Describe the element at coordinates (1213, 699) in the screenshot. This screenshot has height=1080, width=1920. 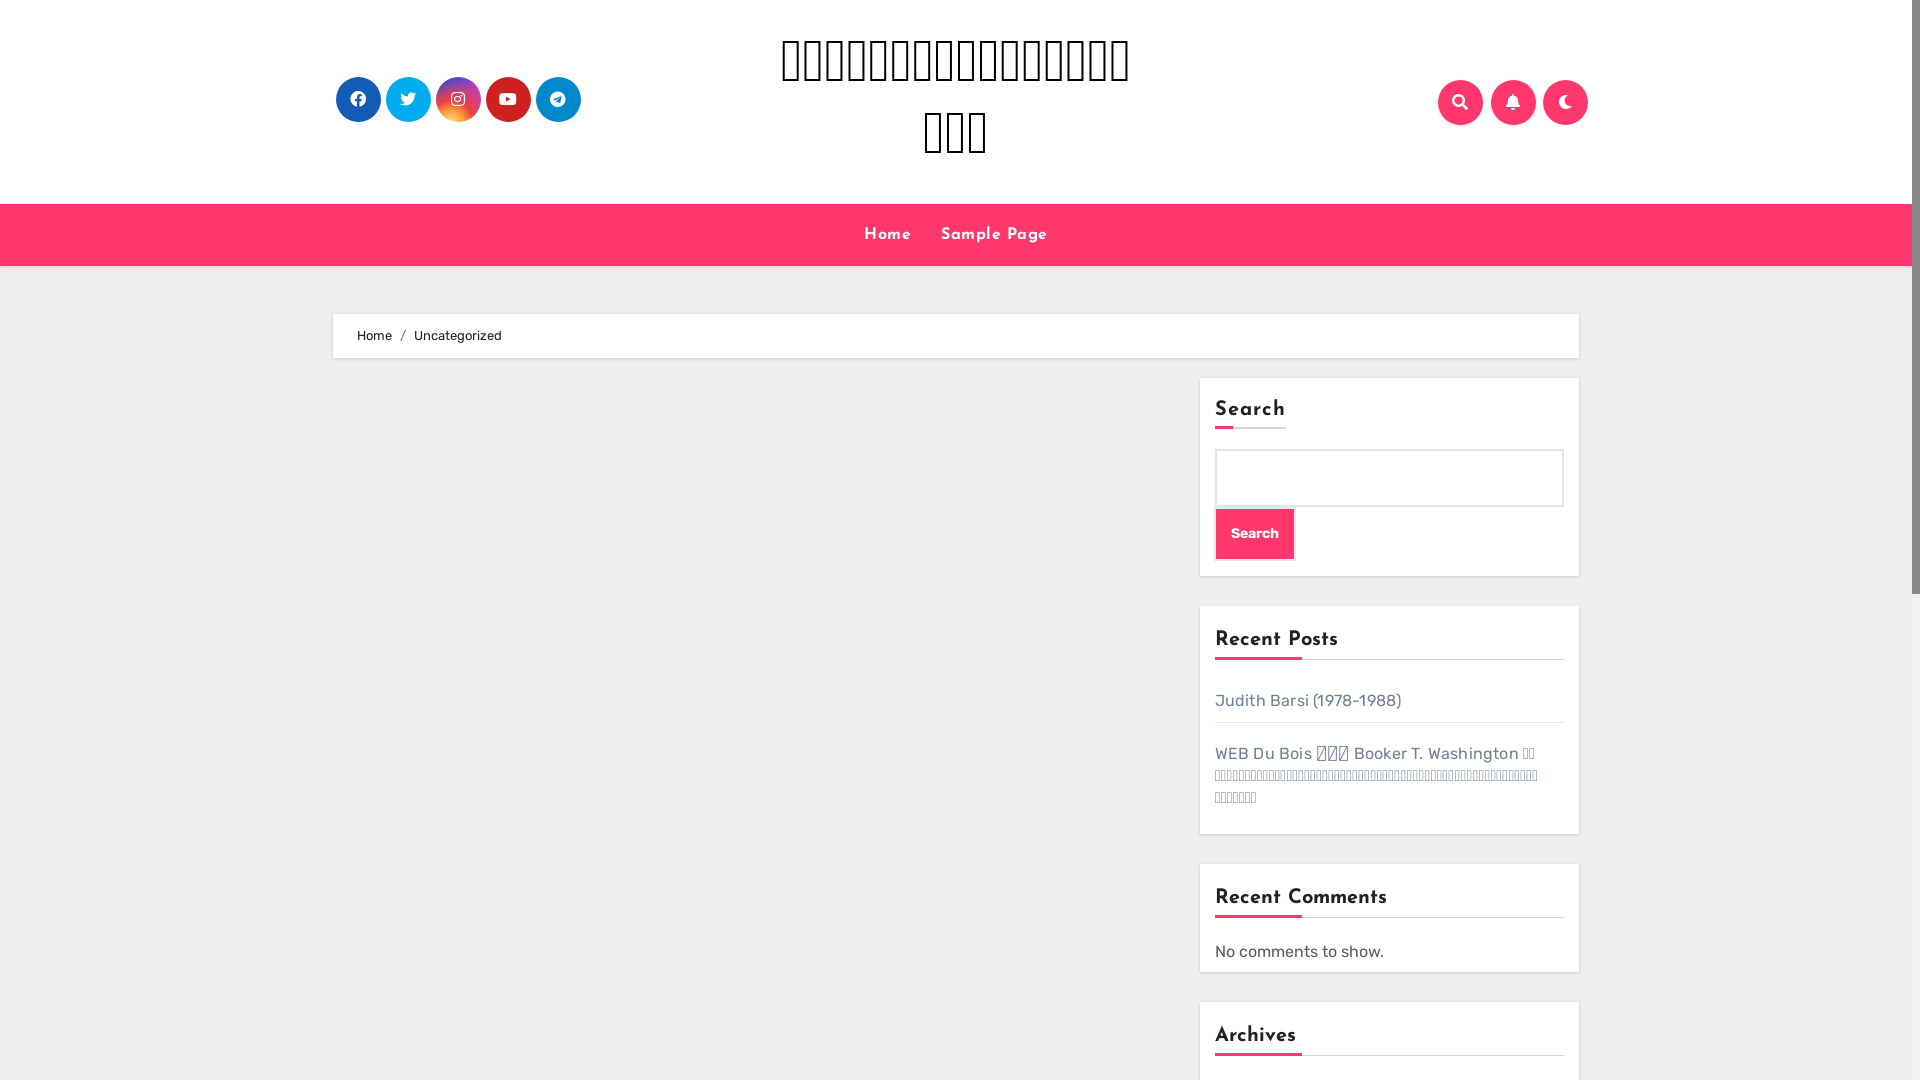
I see `'Judith Barsi (1978-1988)'` at that location.